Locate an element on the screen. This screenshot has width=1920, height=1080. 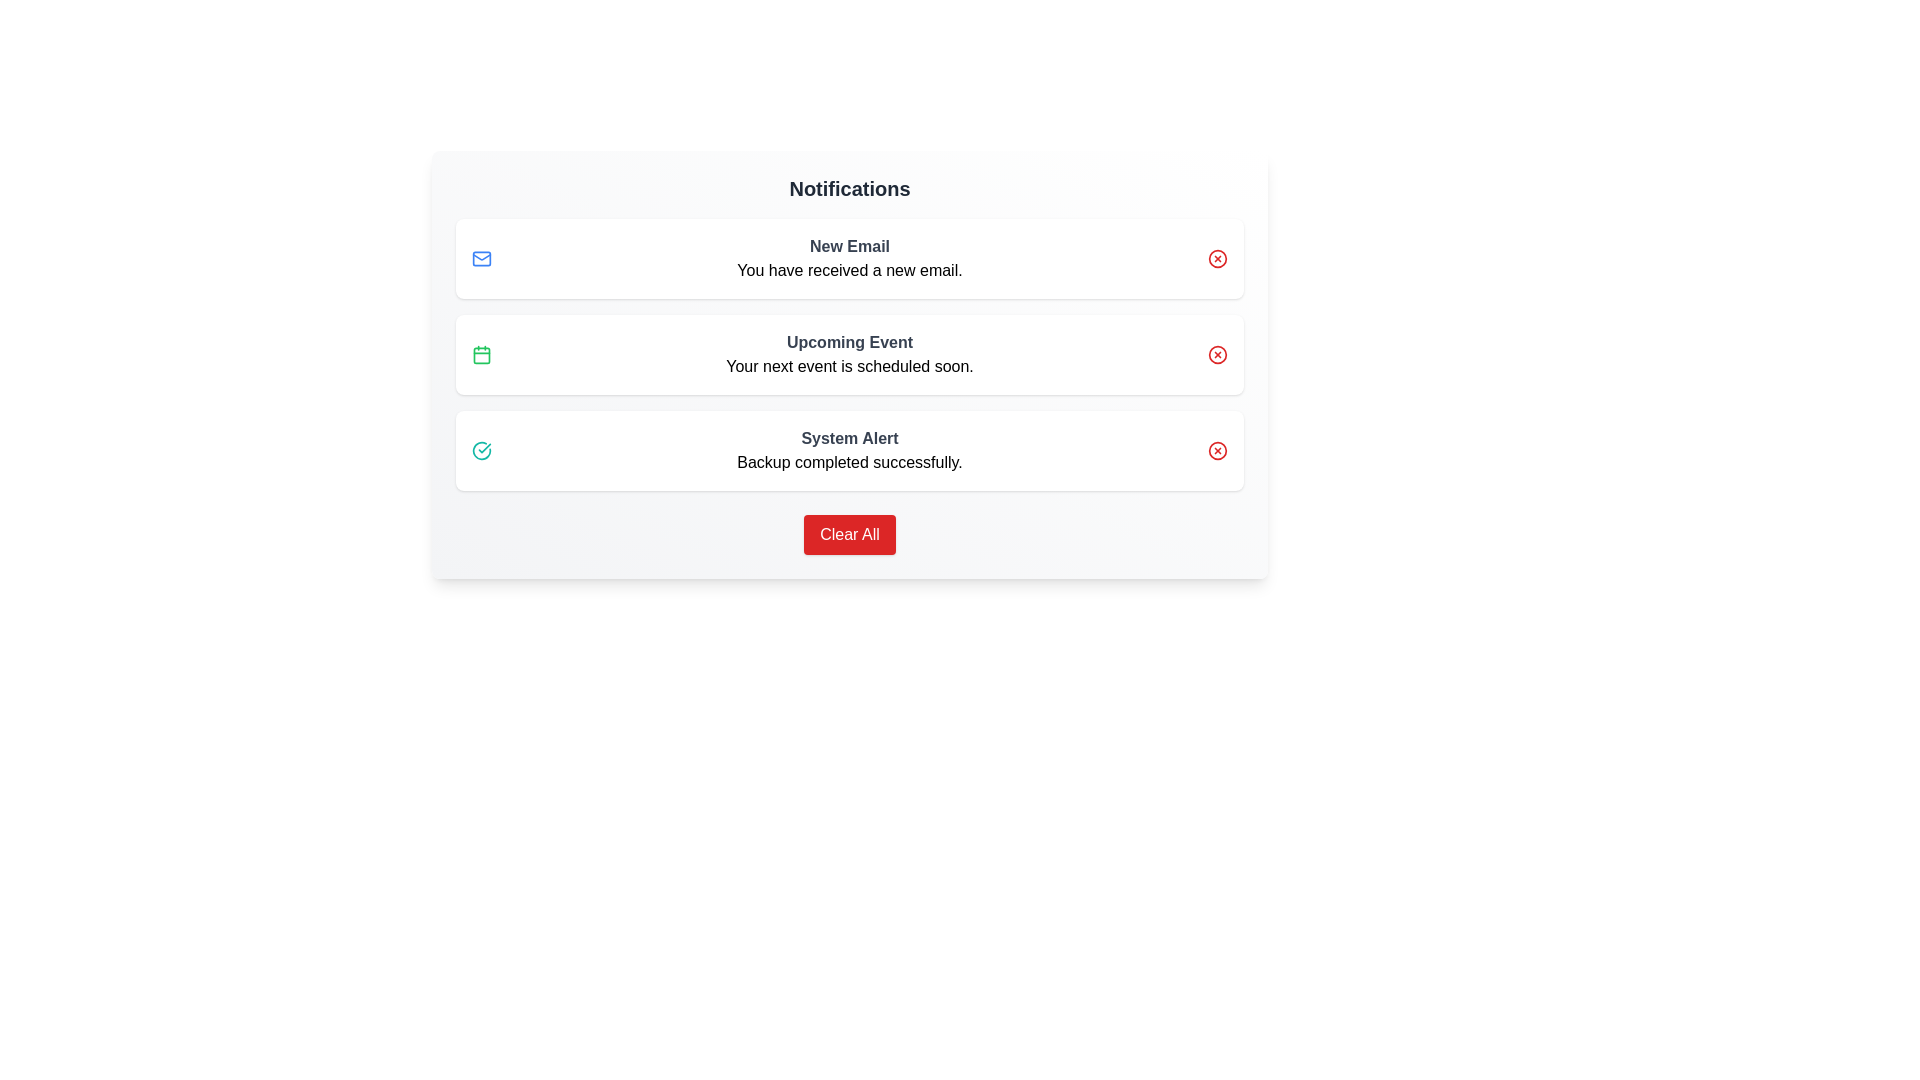
text label 'System Alert' which is displayed prominently in the third notification item, above the descriptive text 'Backup completed successfully' is located at coordinates (849, 438).